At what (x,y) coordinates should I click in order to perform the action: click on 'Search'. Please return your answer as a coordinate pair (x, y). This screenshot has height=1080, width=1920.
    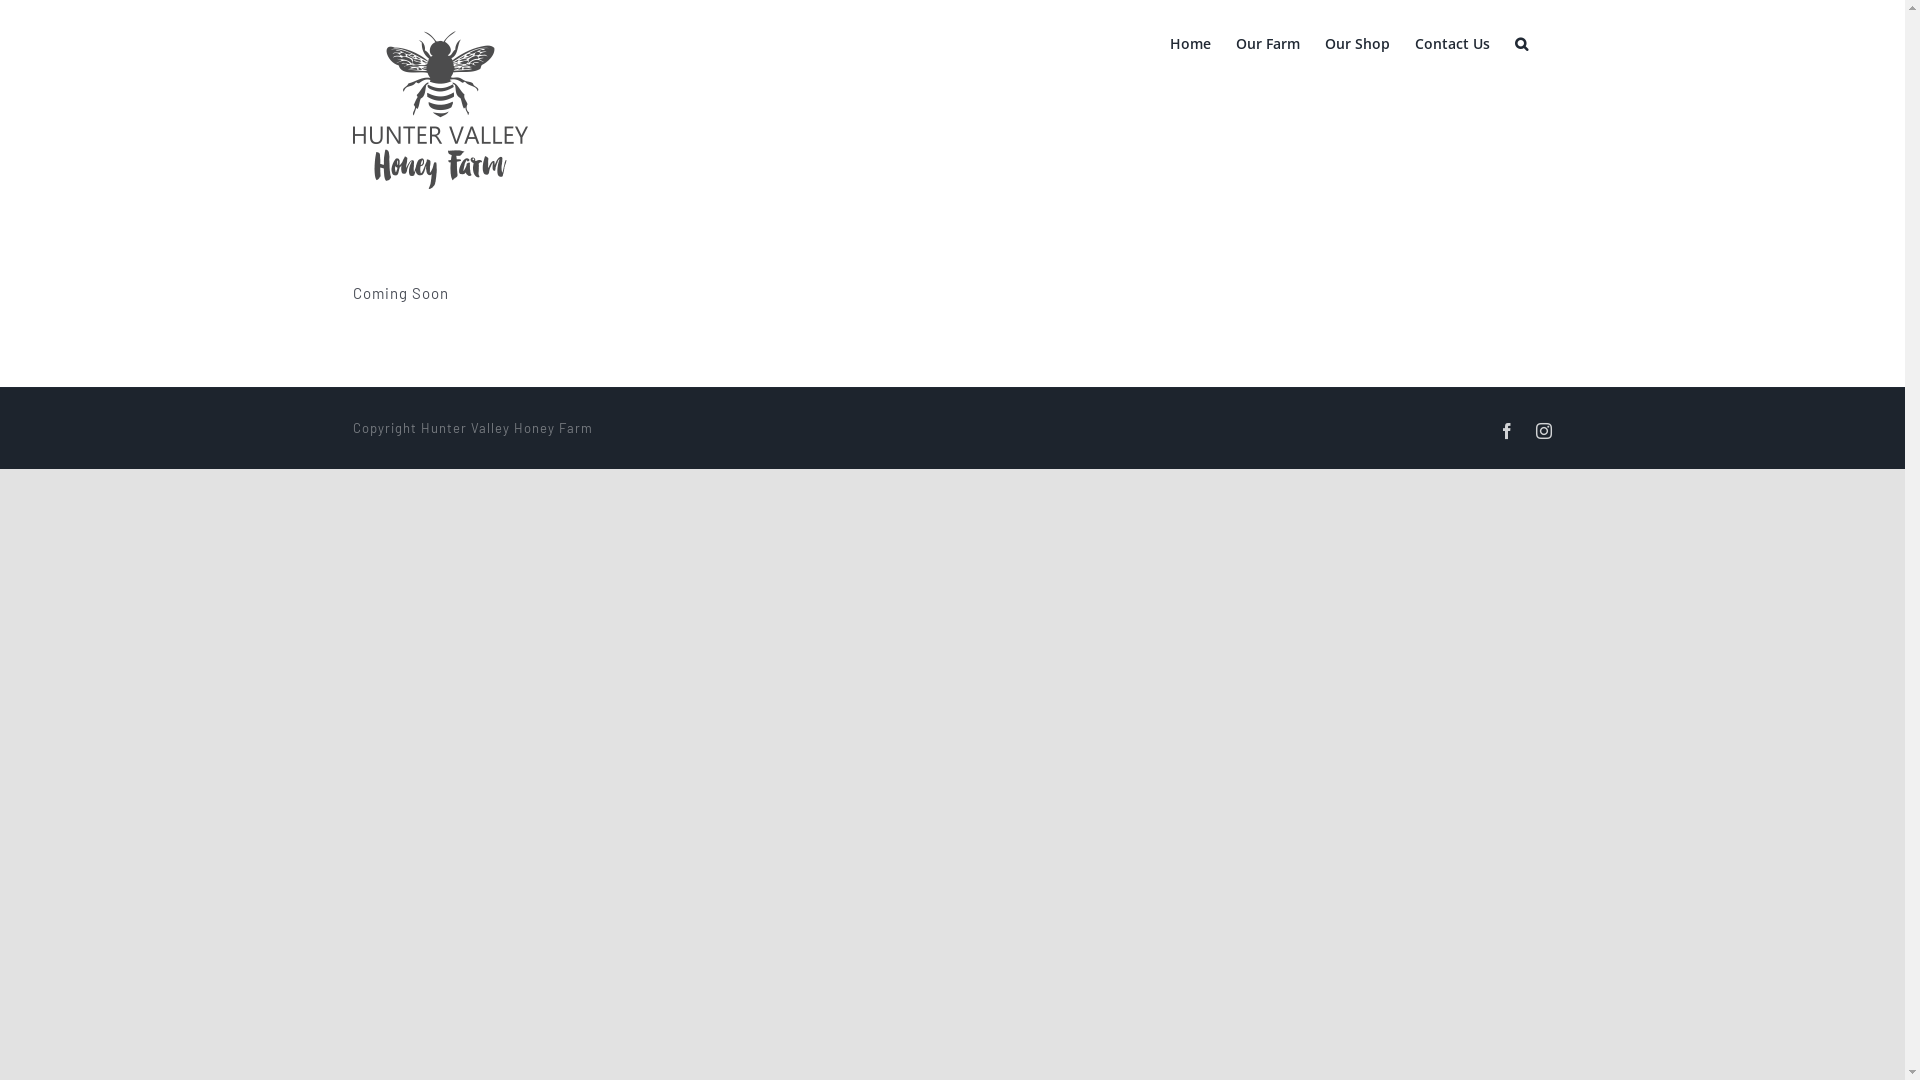
    Looking at the image, I should click on (1513, 42).